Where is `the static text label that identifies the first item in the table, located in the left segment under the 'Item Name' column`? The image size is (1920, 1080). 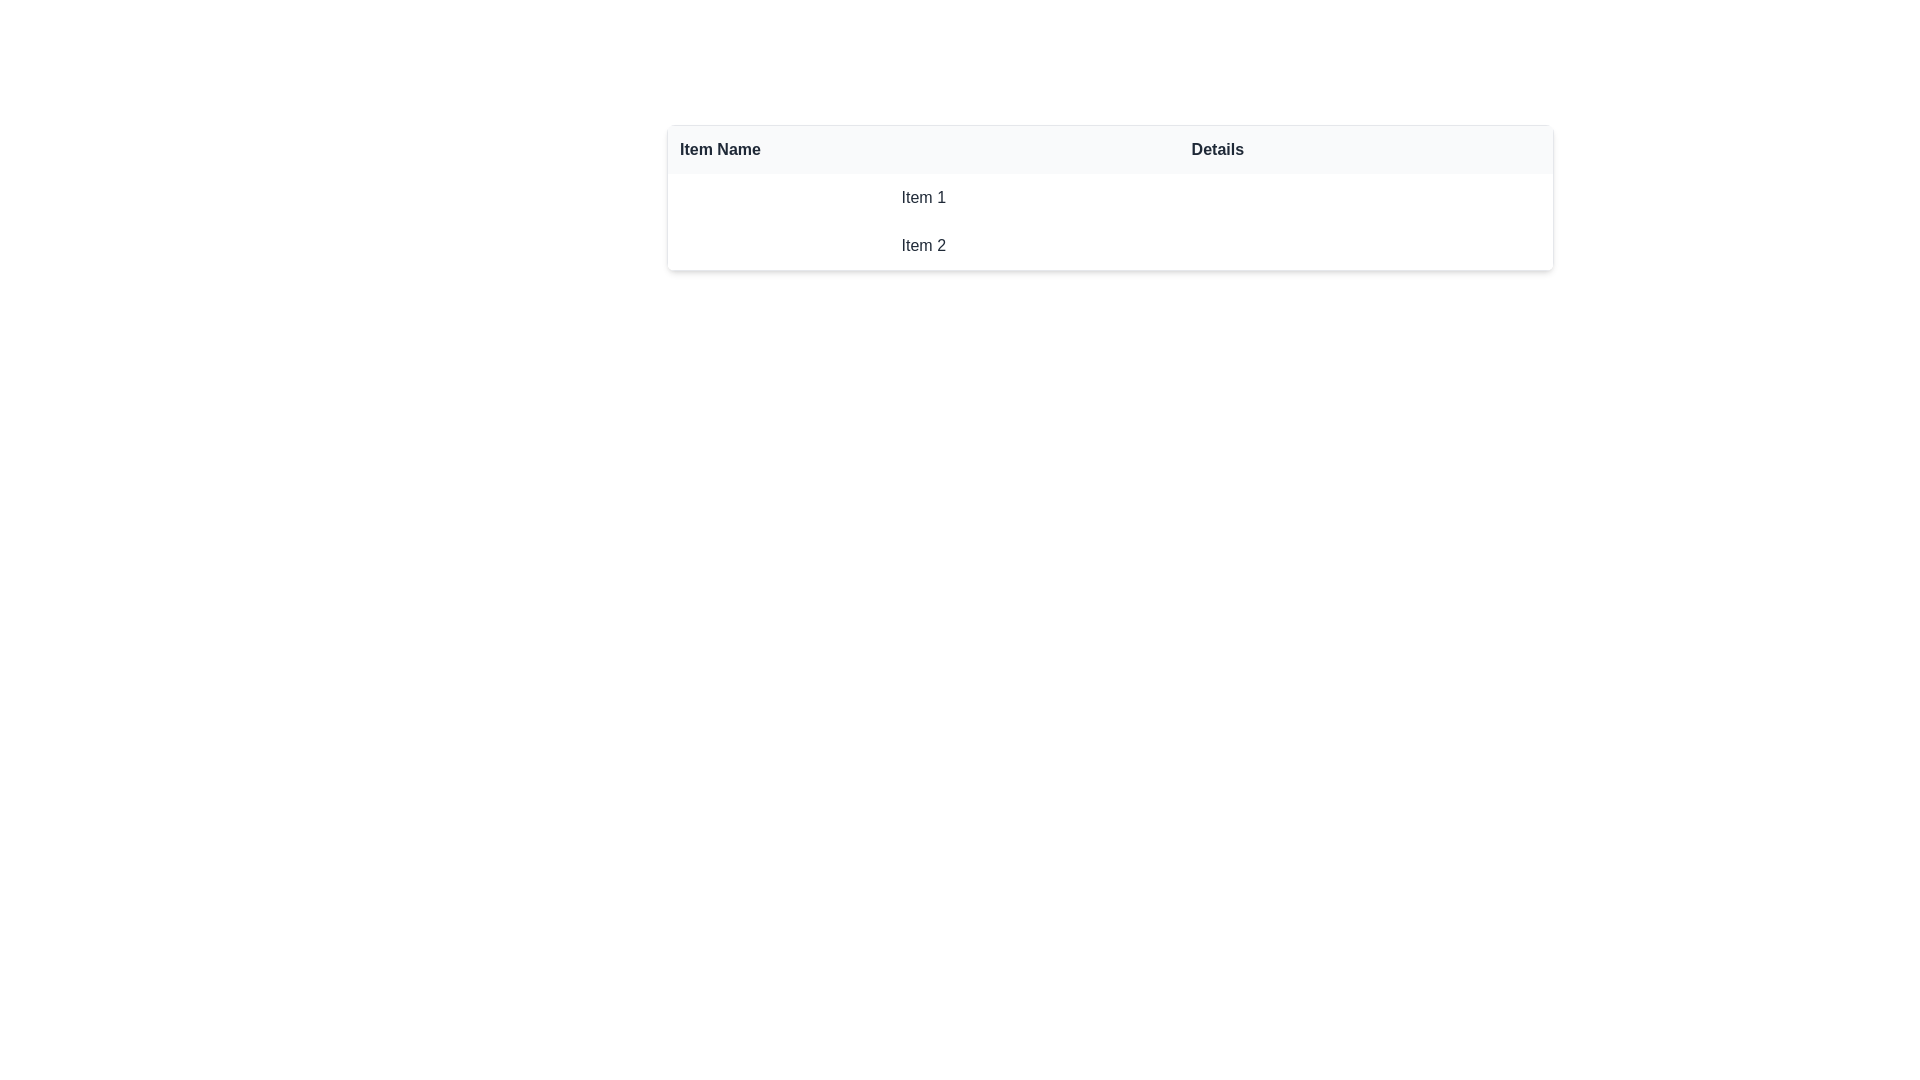 the static text label that identifies the first item in the table, located in the left segment under the 'Item Name' column is located at coordinates (922, 197).